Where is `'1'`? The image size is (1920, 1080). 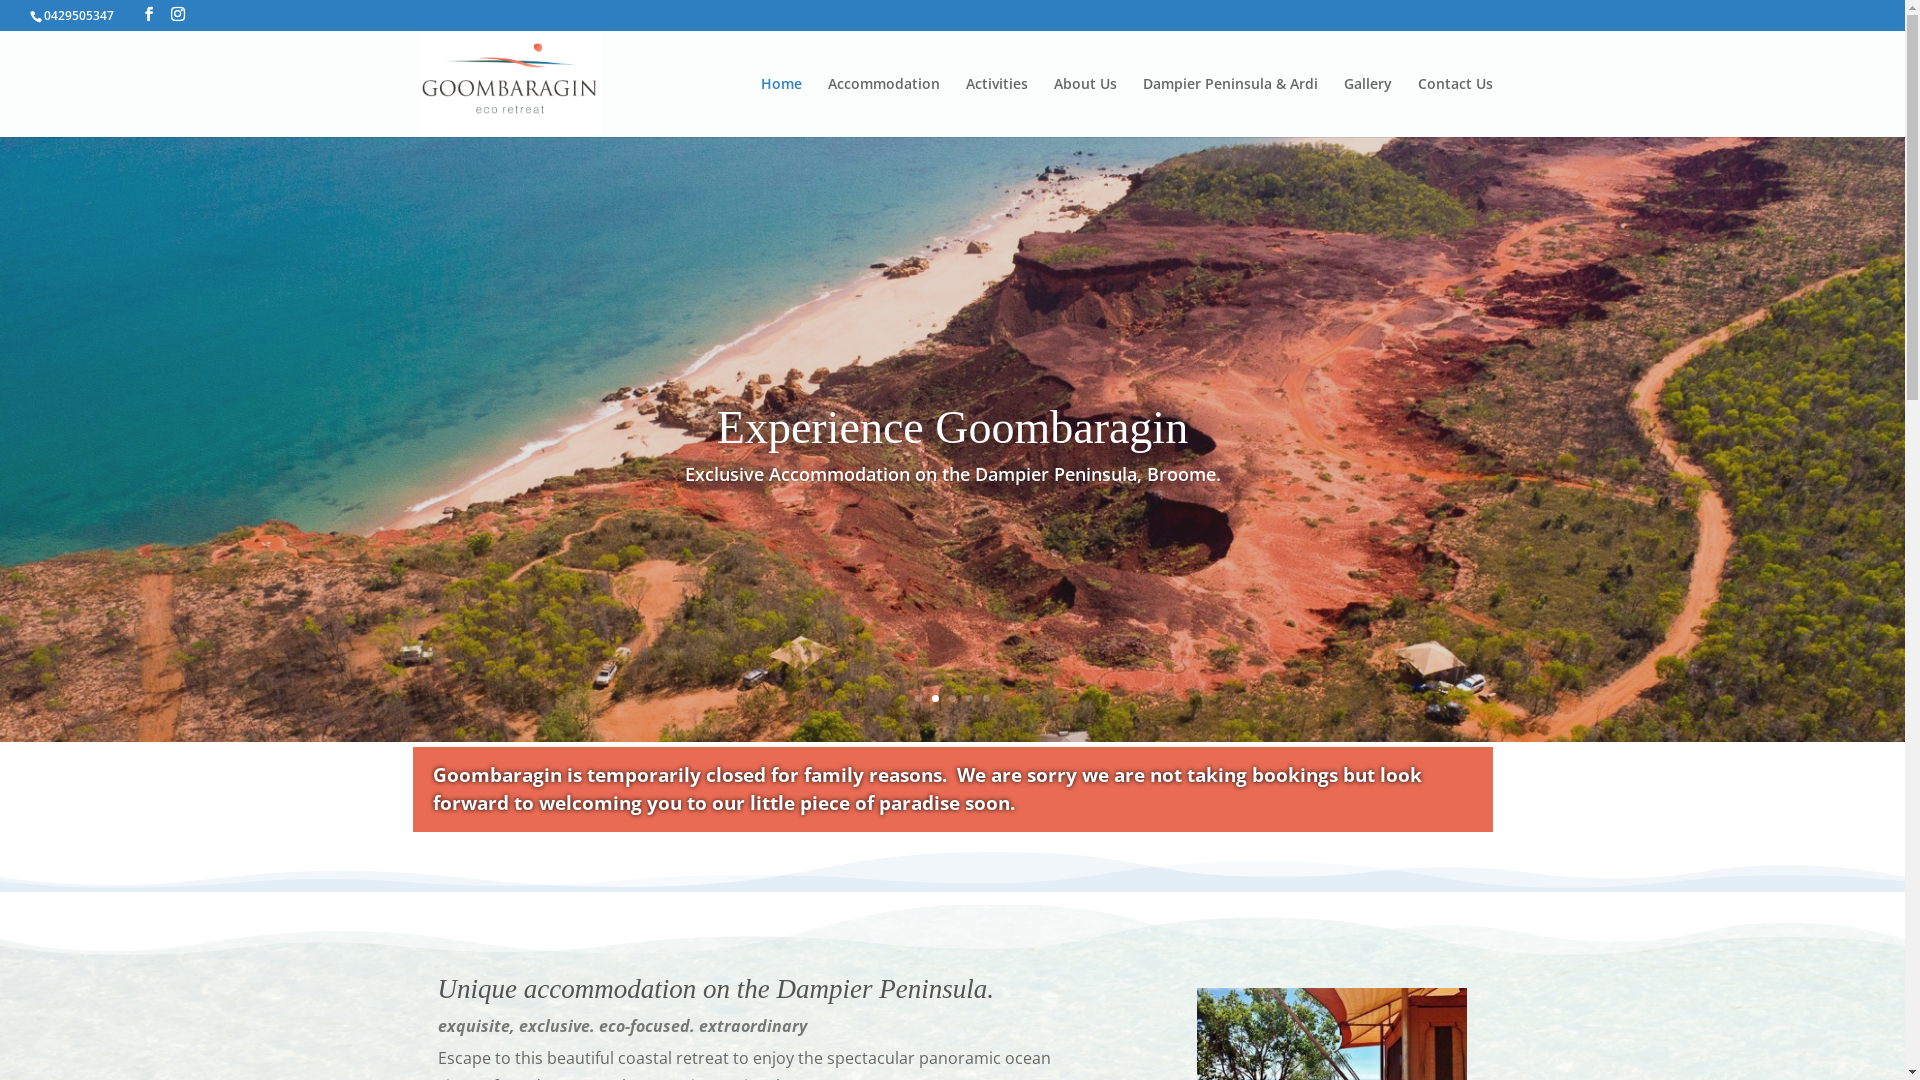 '1' is located at coordinates (914, 697).